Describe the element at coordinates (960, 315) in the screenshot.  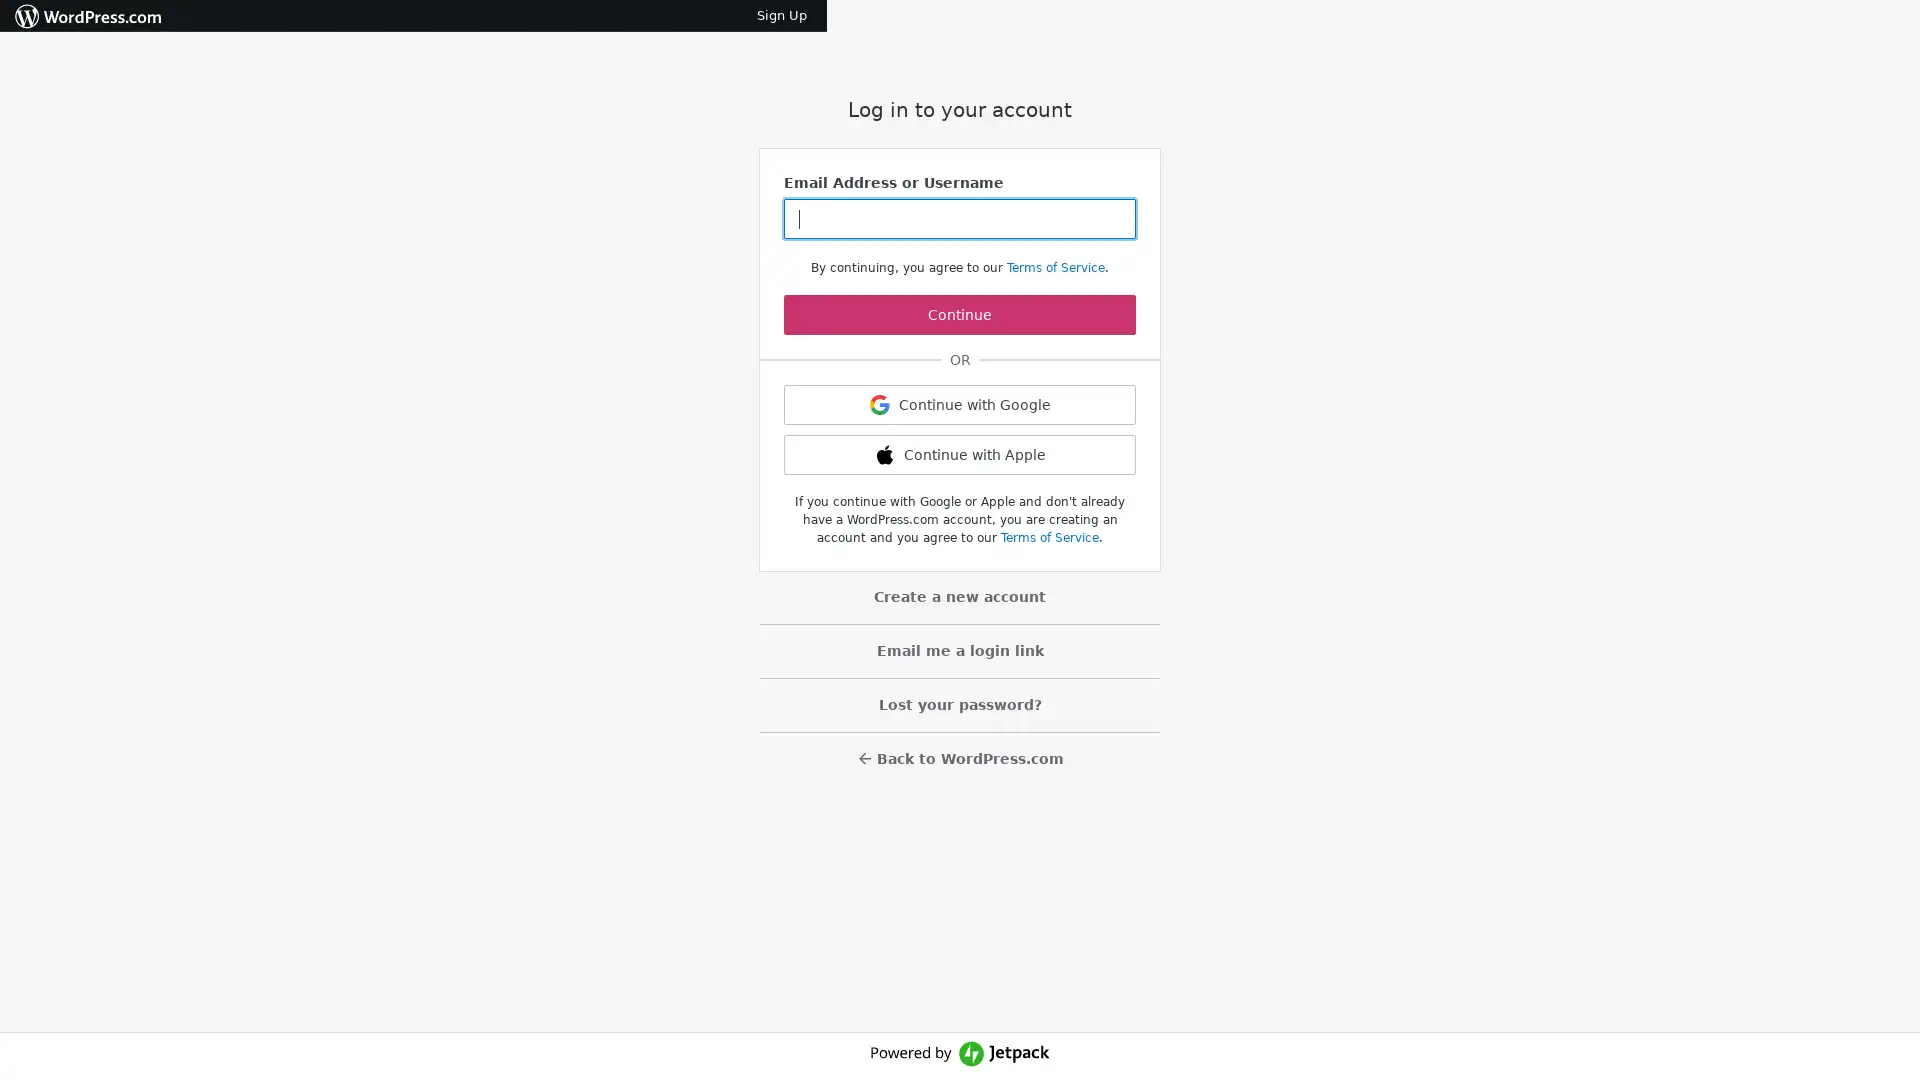
I see `Continue` at that location.